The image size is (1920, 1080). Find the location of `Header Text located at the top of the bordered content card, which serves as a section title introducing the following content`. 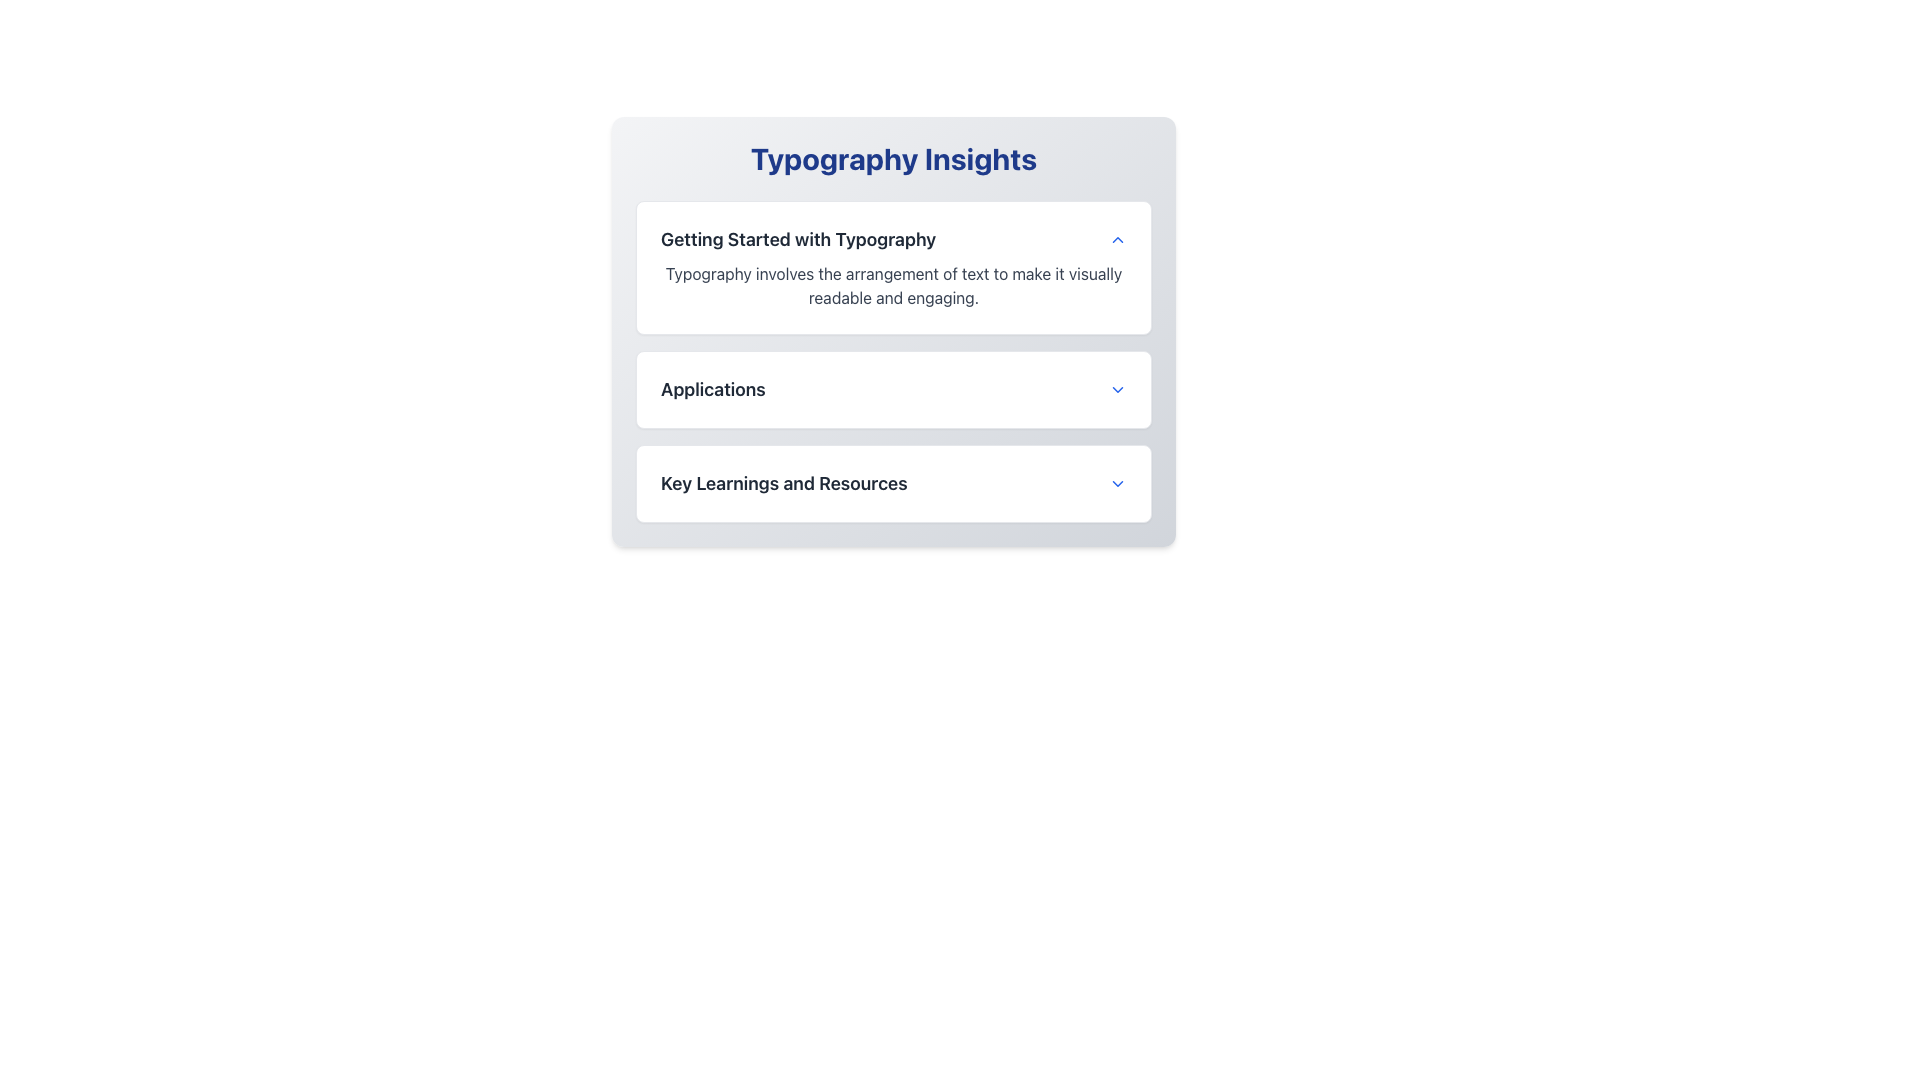

Header Text located at the top of the bordered content card, which serves as a section title introducing the following content is located at coordinates (892, 238).